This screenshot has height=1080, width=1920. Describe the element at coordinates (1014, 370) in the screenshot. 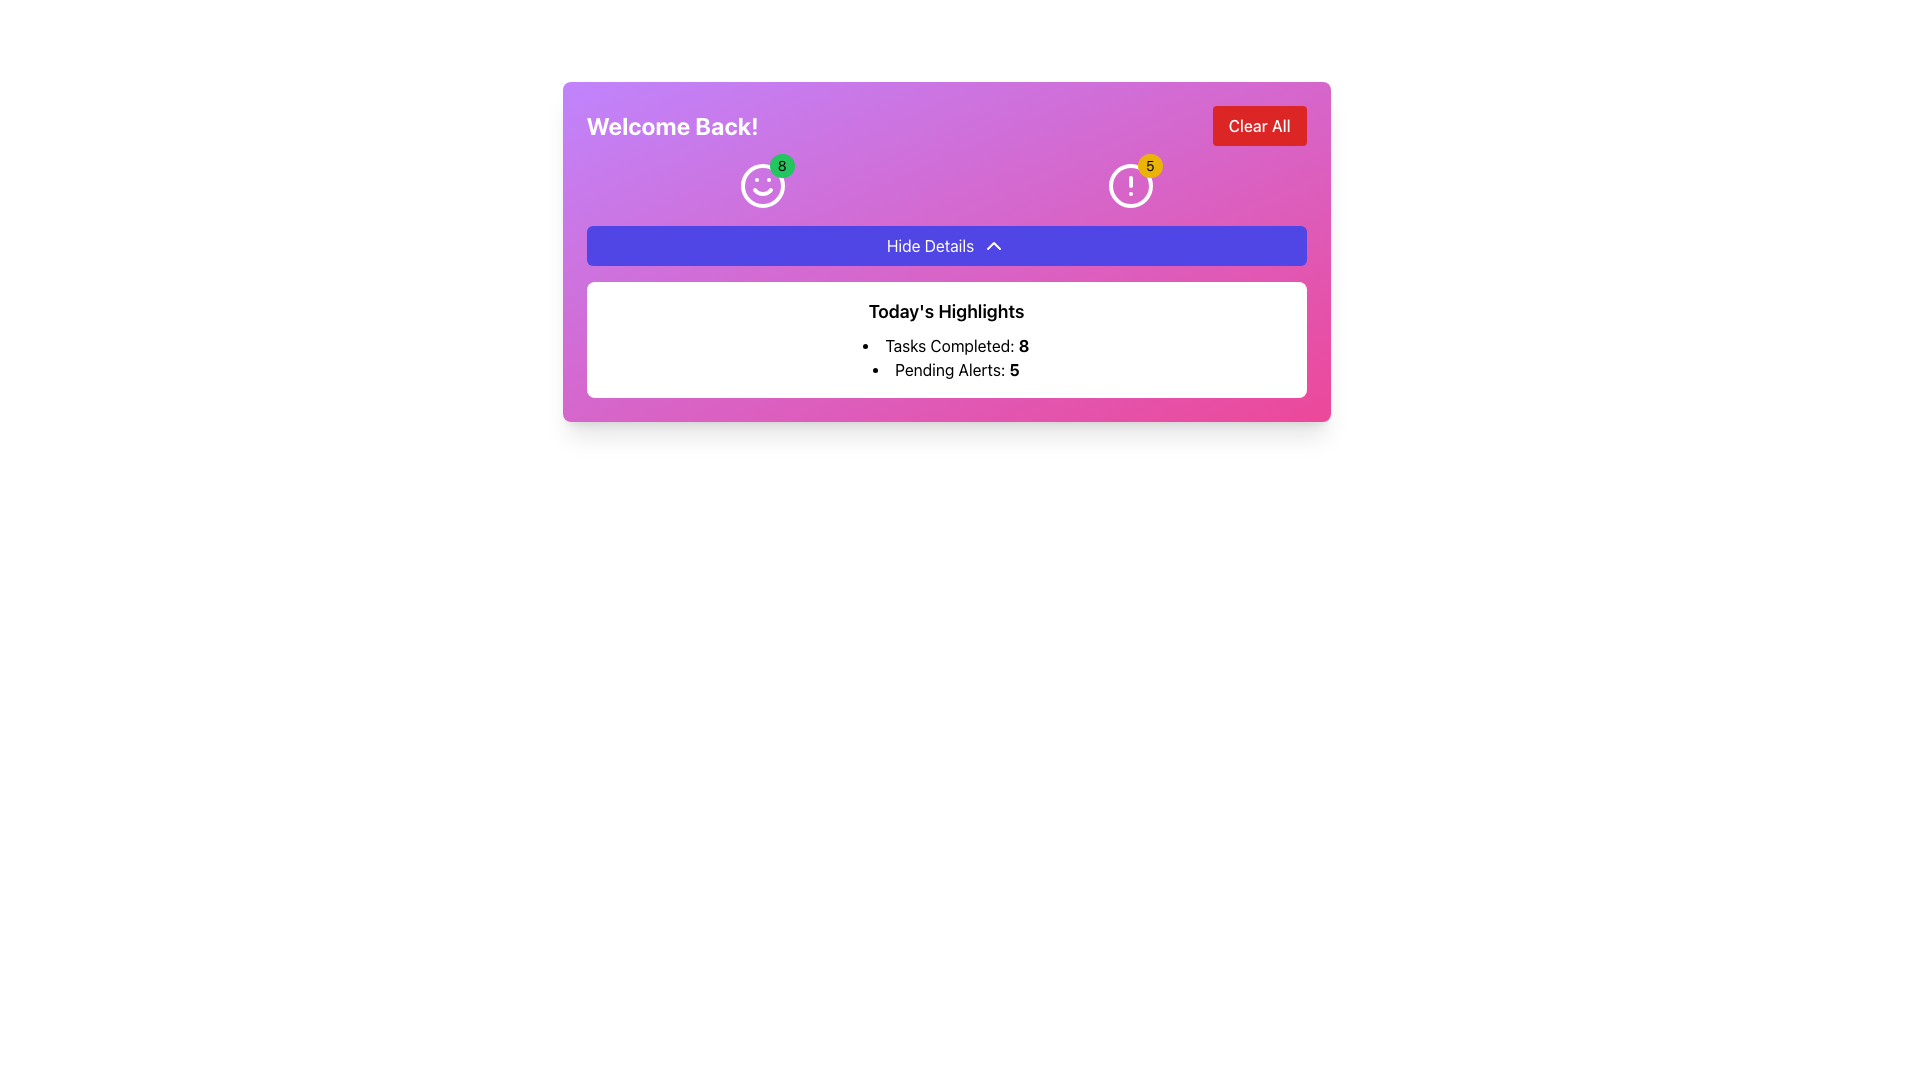

I see `the numeral '5' in the 'Pending Alerts' text located in the 'Today's Highlights' section at the bottom-middle of the interface` at that location.